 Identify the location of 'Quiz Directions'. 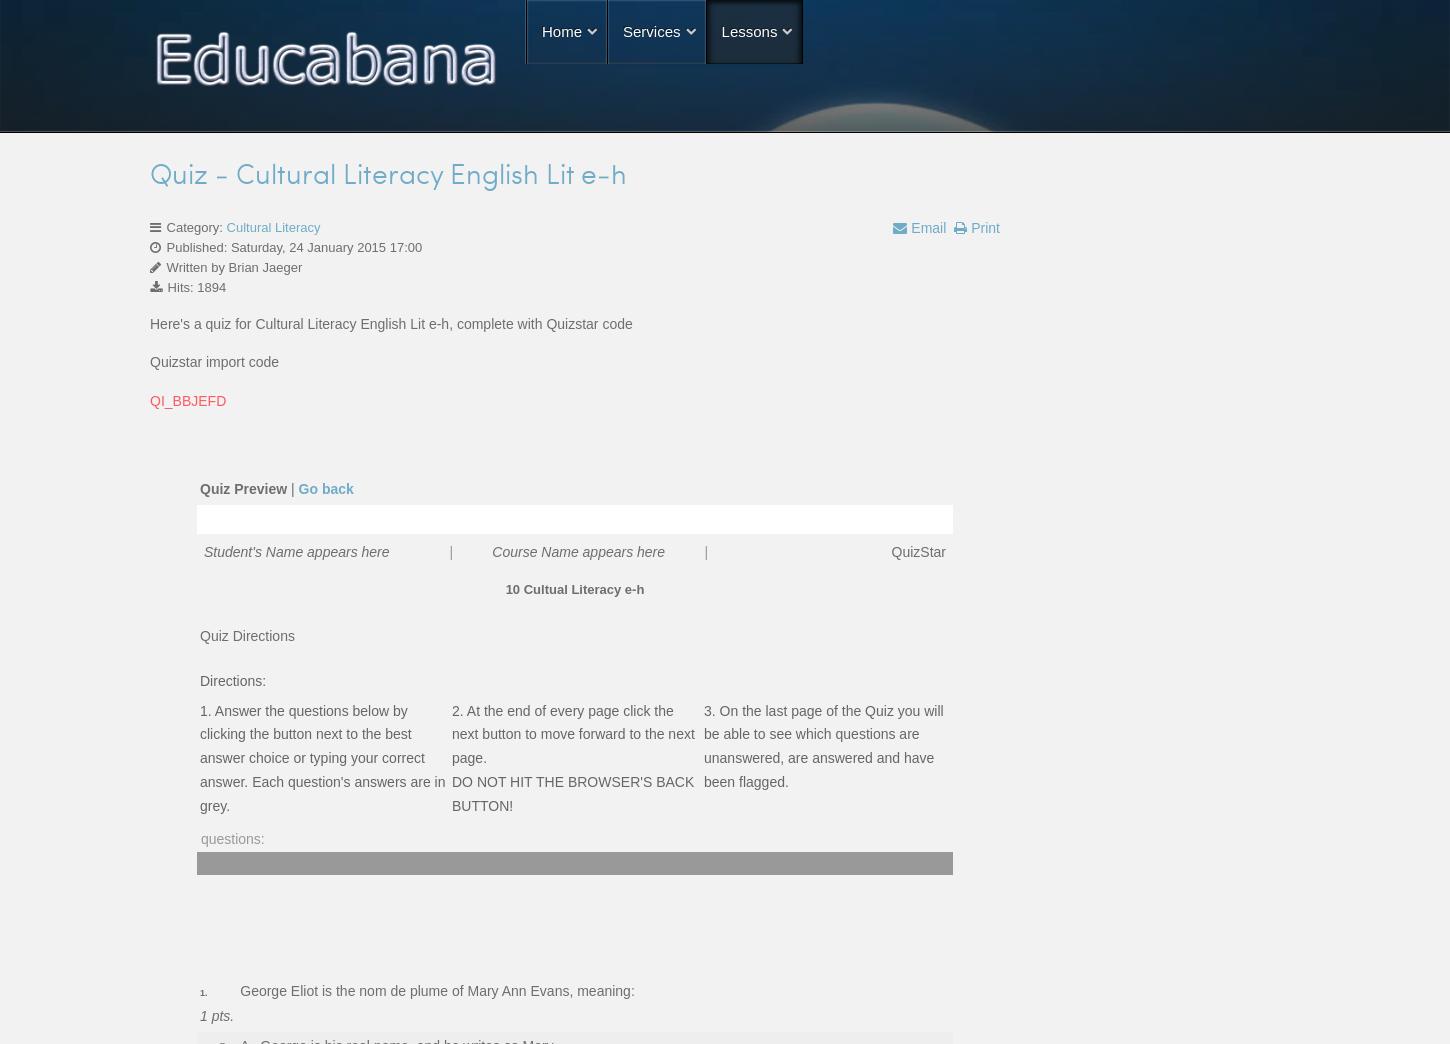
(246, 634).